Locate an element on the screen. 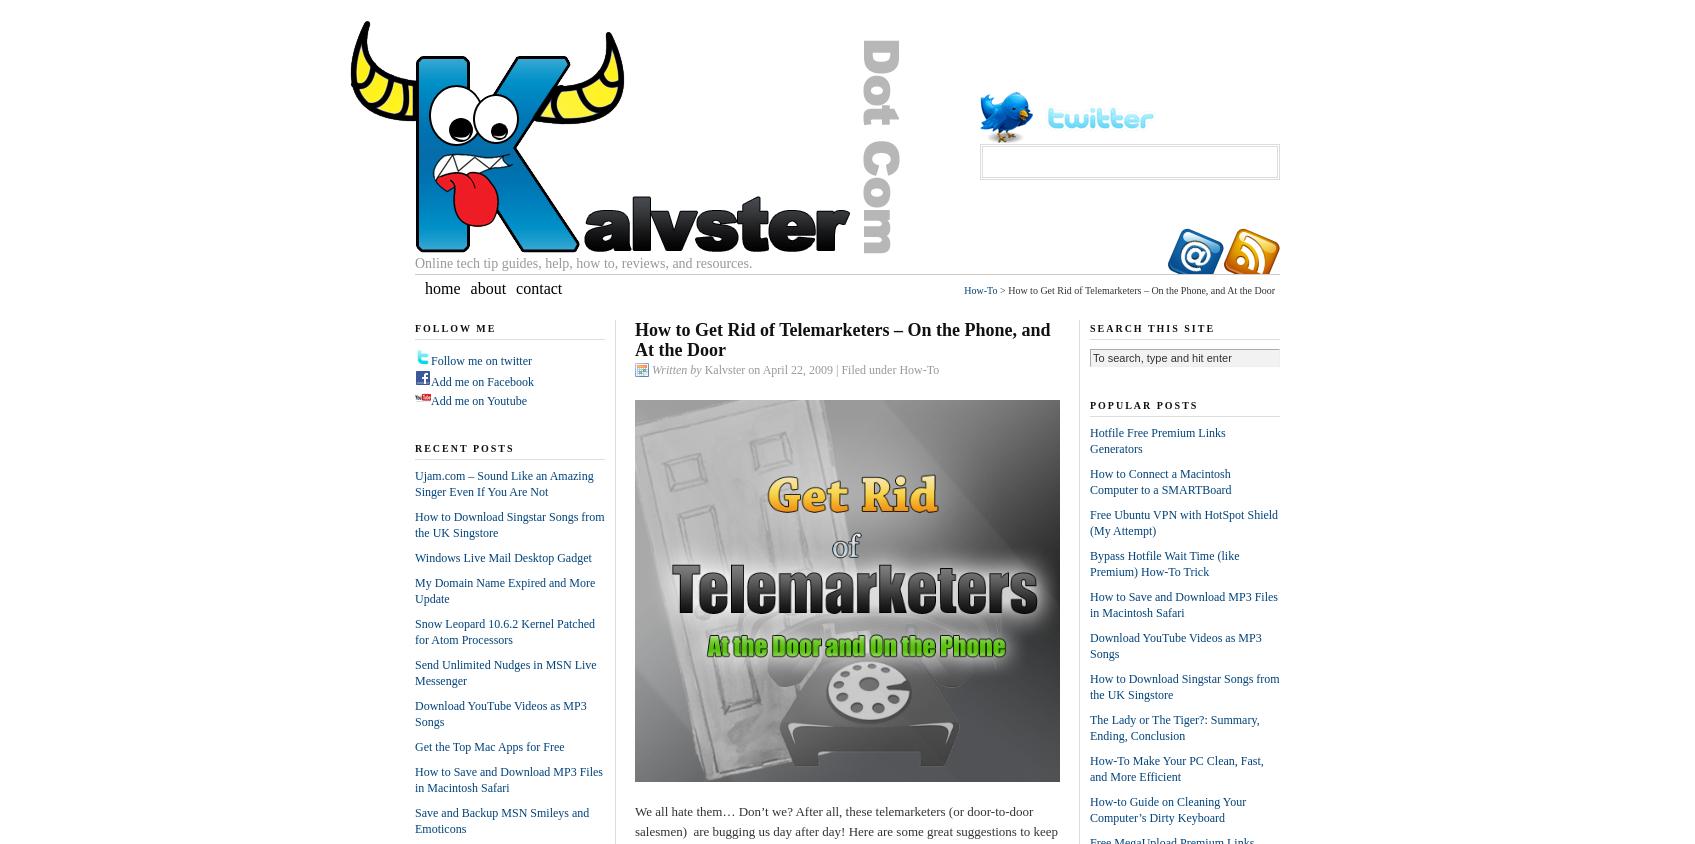  'about' is located at coordinates (469, 286).